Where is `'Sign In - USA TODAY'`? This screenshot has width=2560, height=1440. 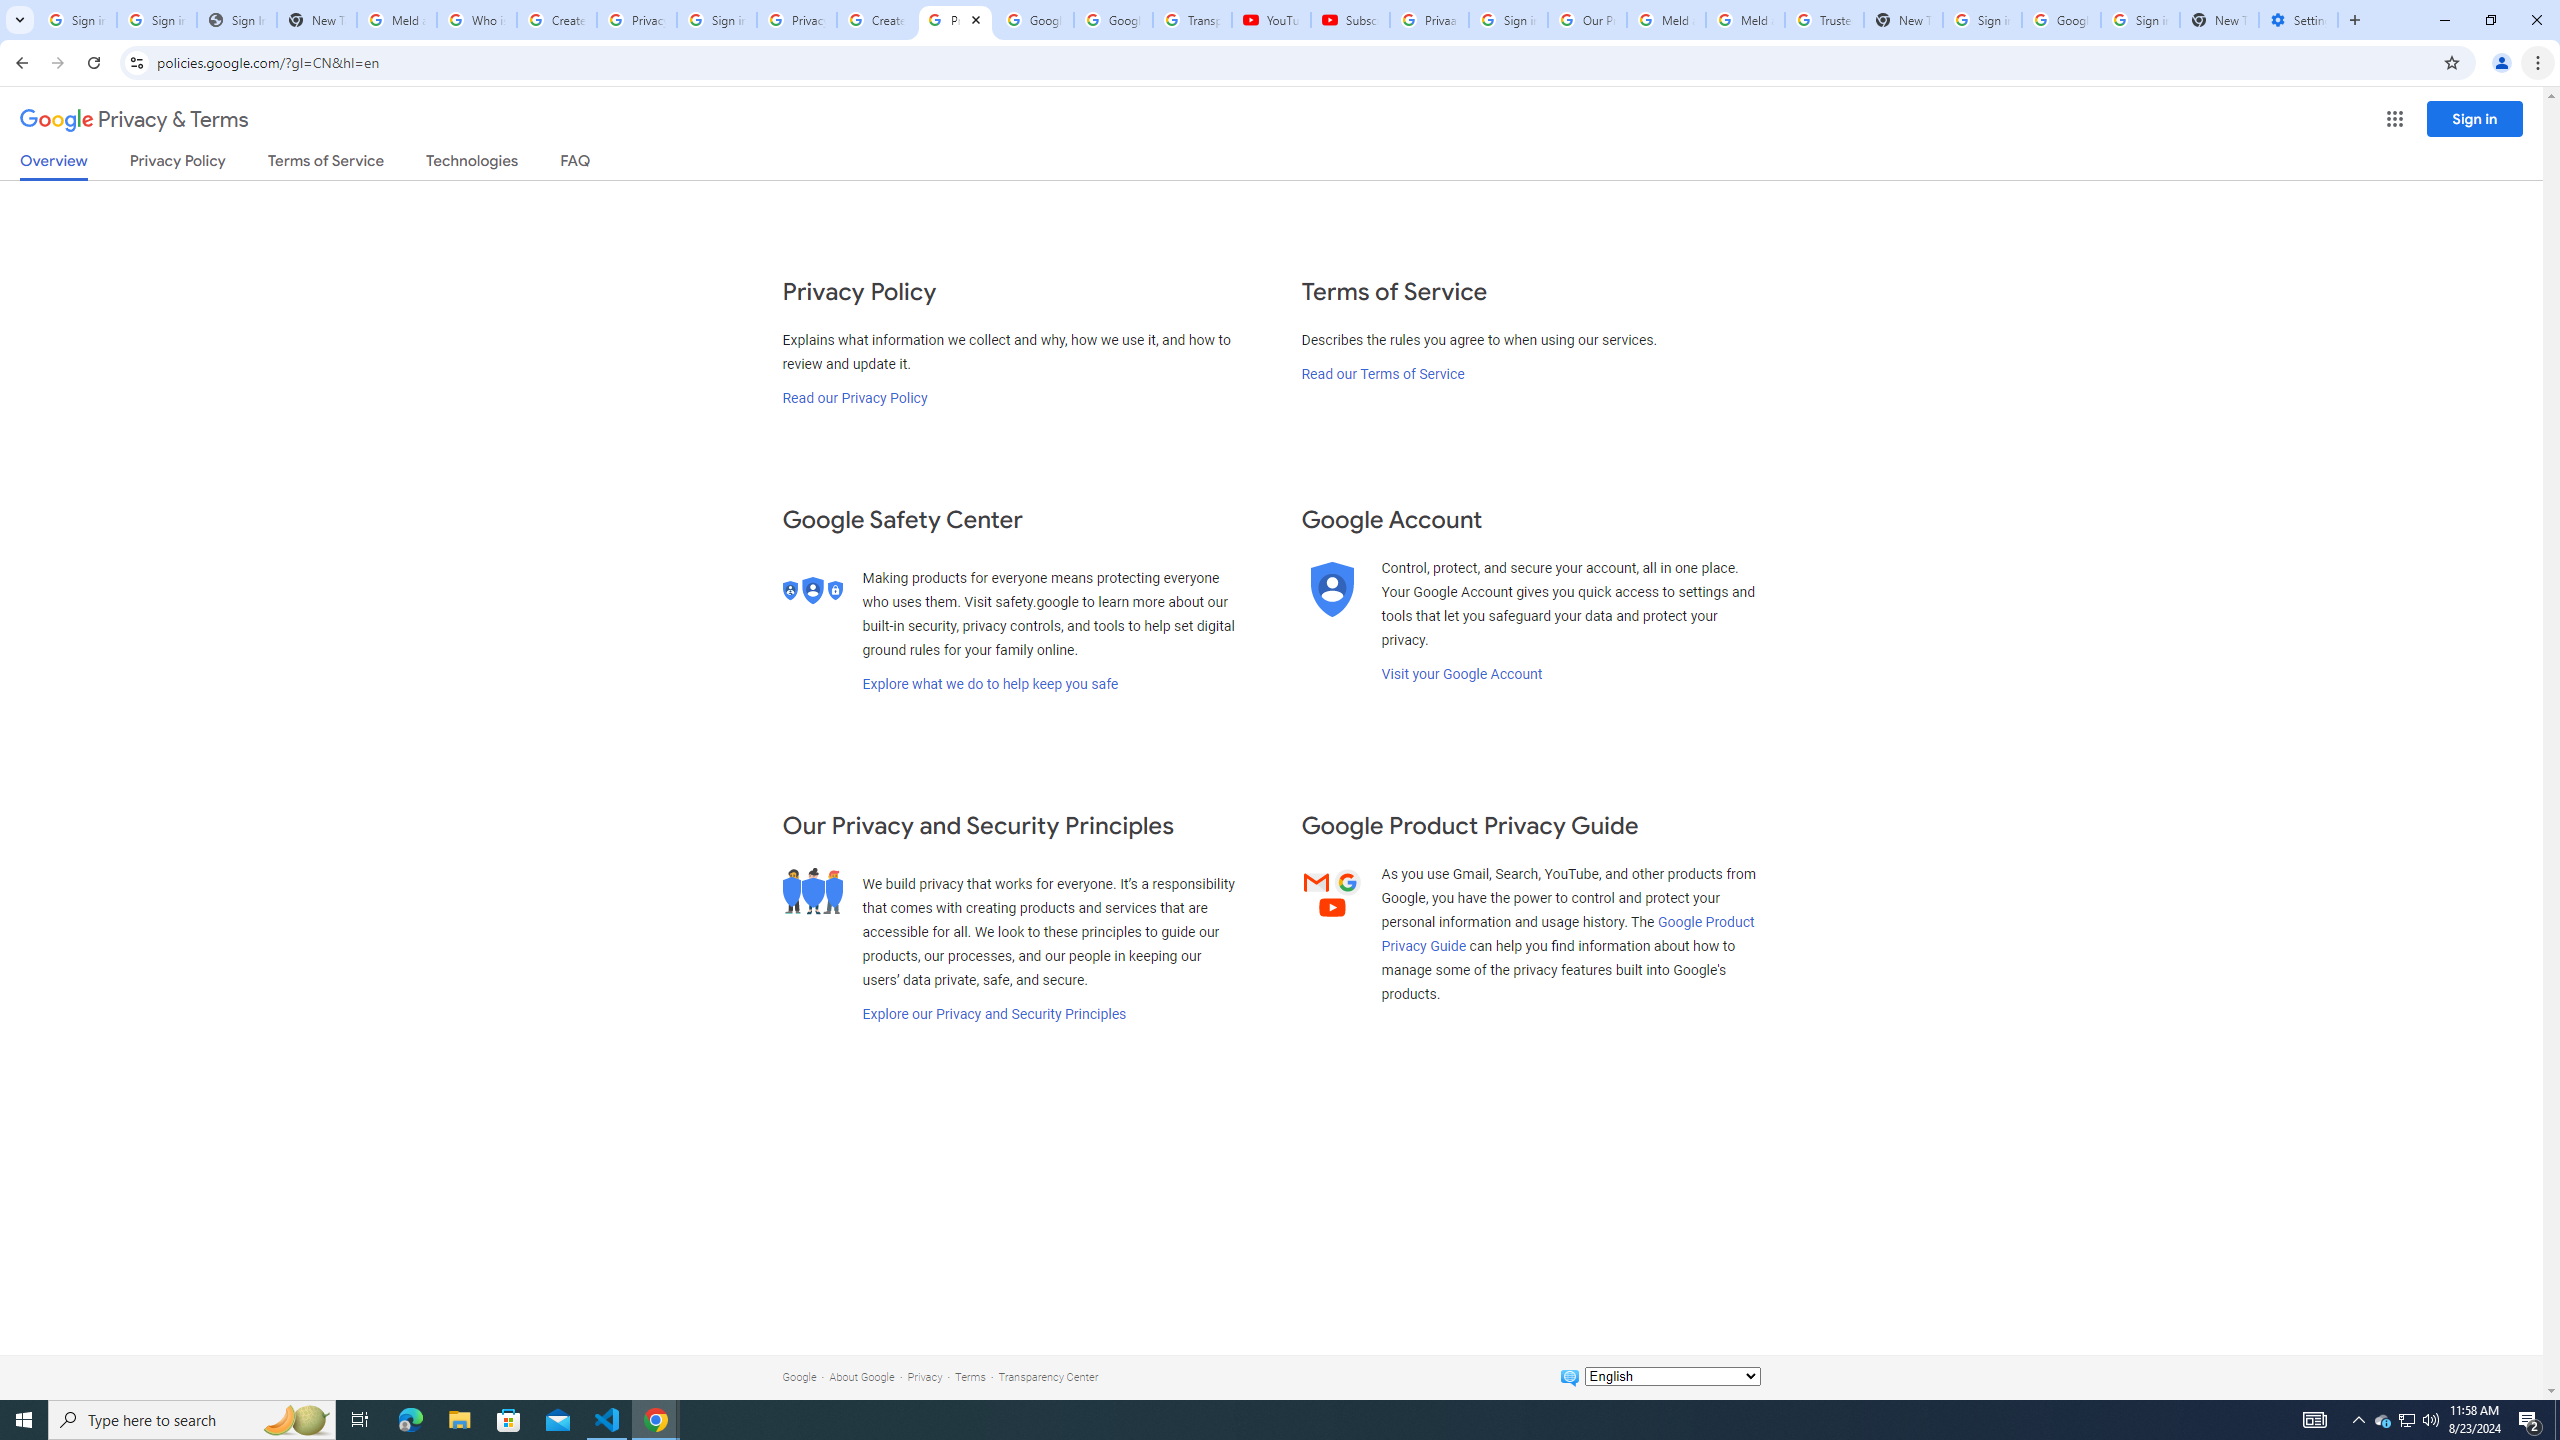
'Sign In - USA TODAY' is located at coordinates (236, 19).